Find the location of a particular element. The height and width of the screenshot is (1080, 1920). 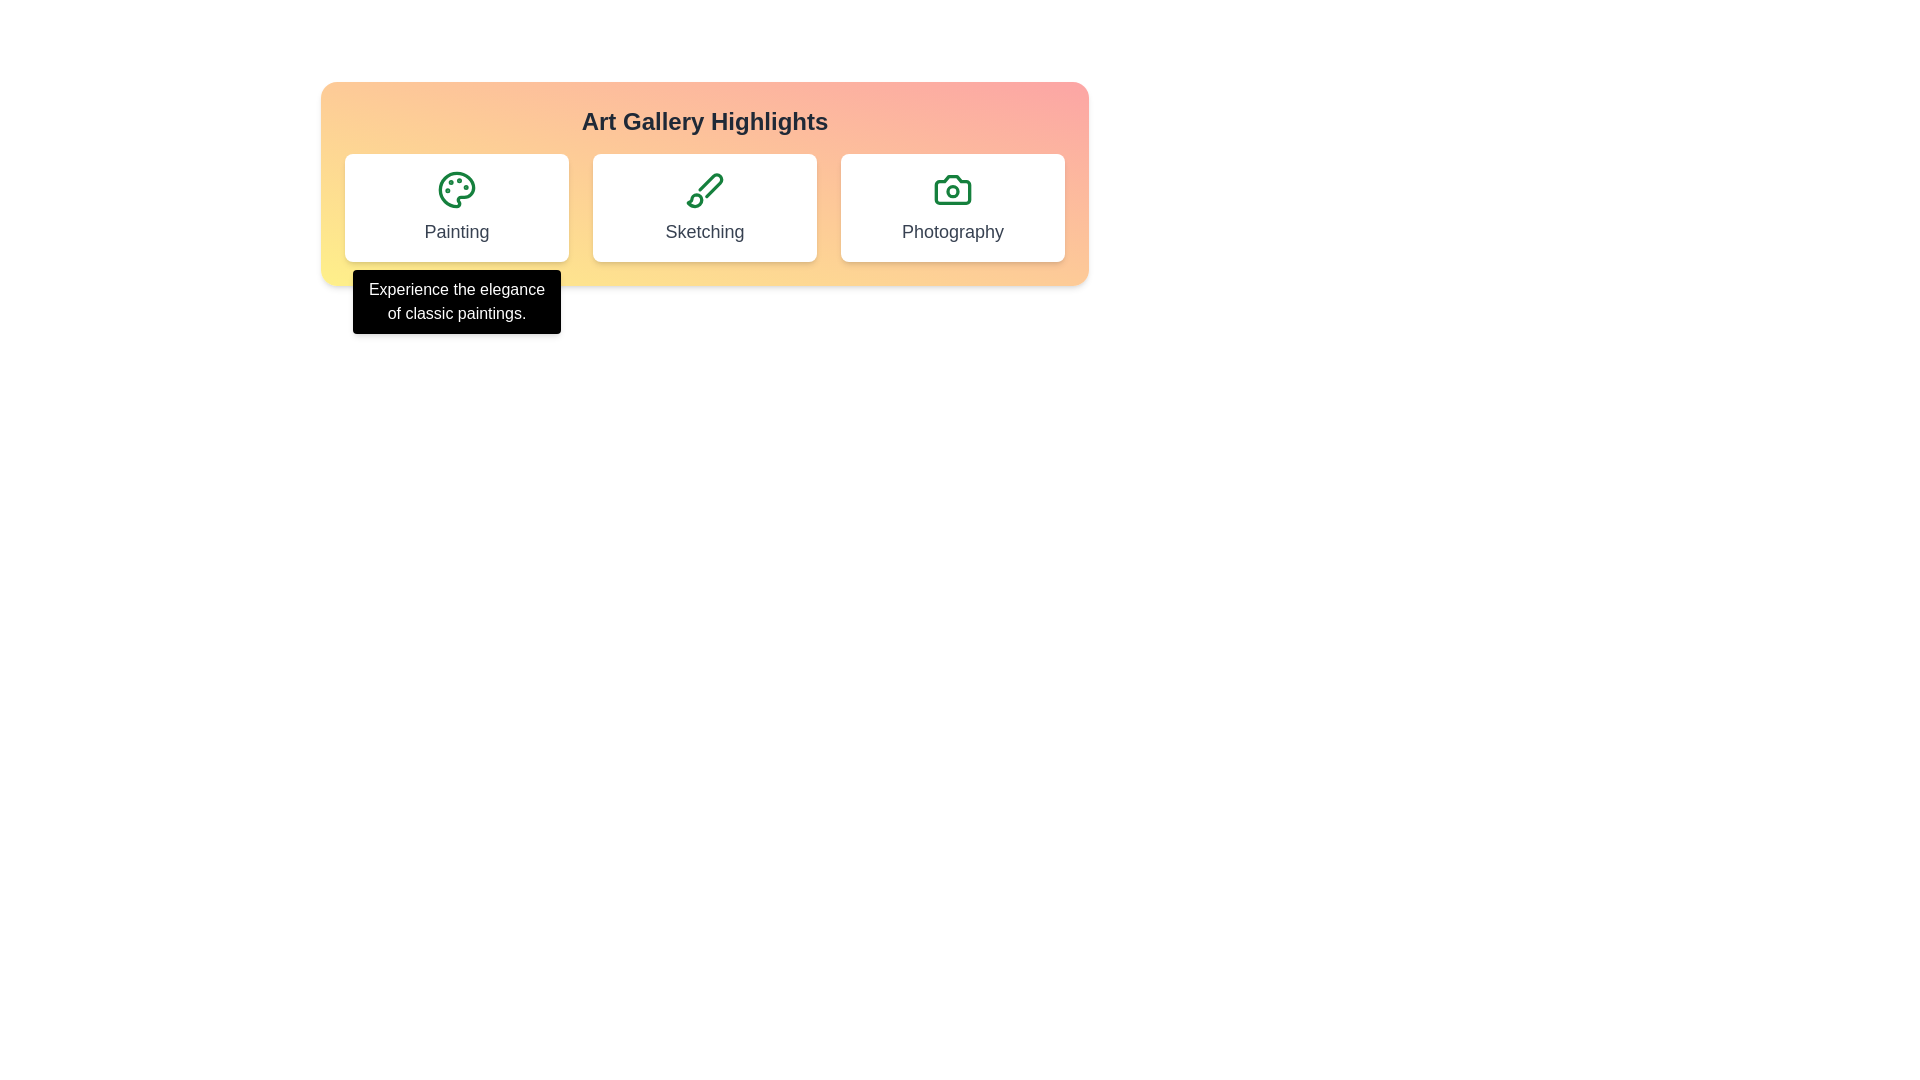

the 'Sketching' Label/Category Card, which is the second card in a row of three, featuring a green sketching pen icon and gray text on a white background is located at coordinates (705, 208).